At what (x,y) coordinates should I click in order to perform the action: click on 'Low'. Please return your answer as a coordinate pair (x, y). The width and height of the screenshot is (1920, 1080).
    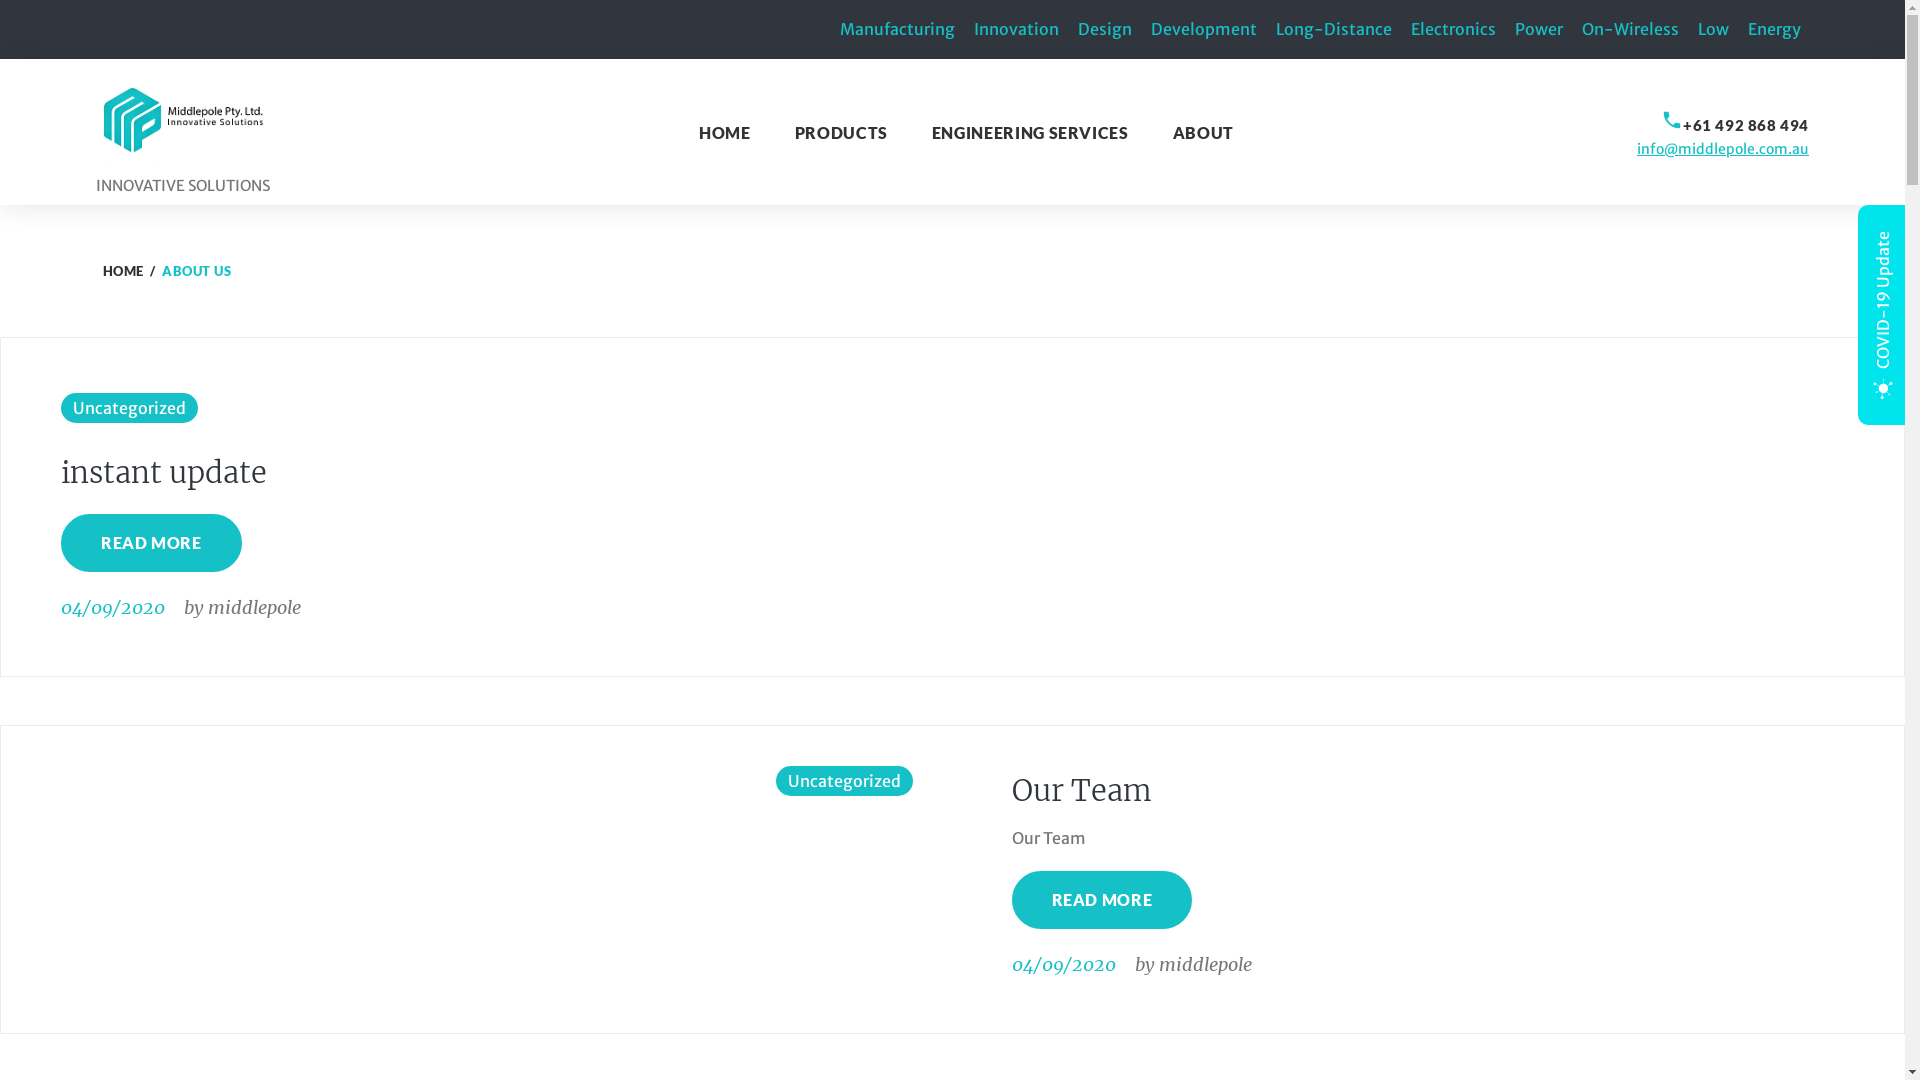
    Looking at the image, I should click on (1712, 29).